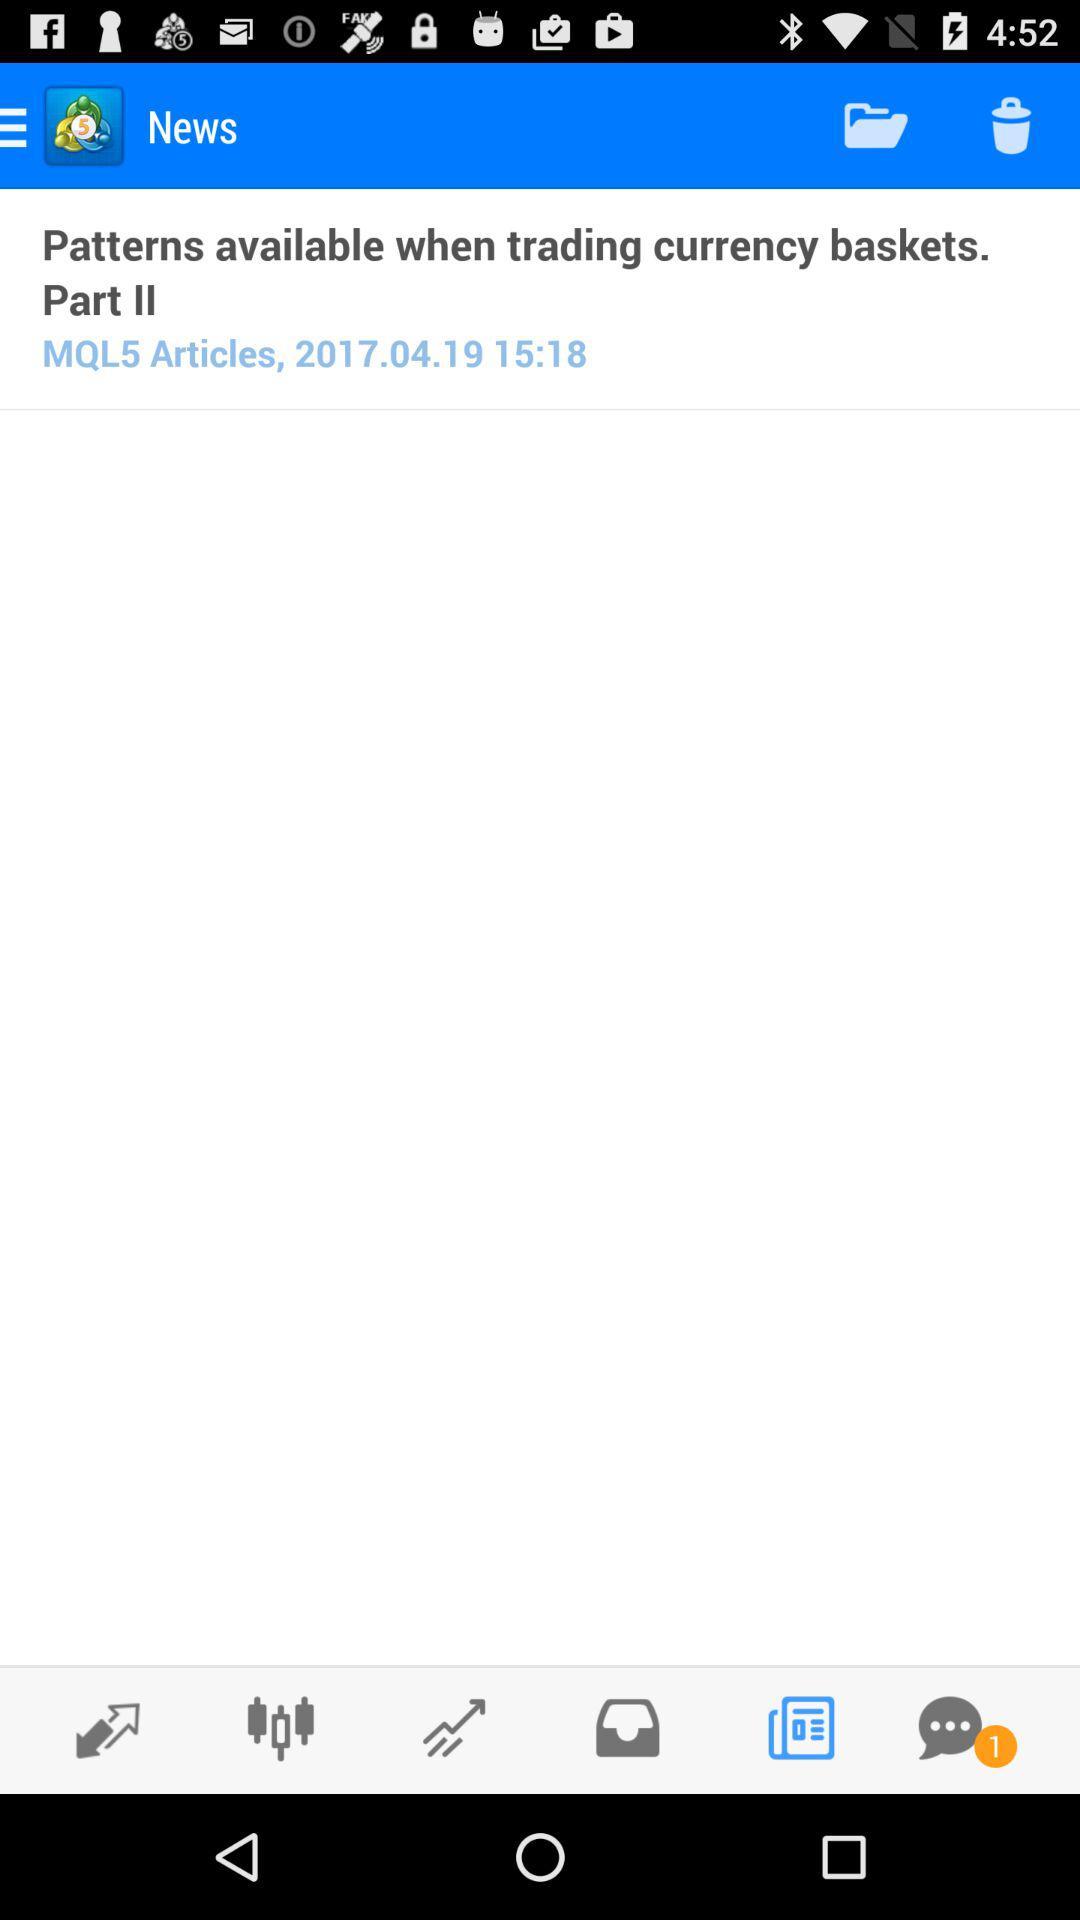 The image size is (1080, 1920). Describe the element at coordinates (280, 1848) in the screenshot. I see `the sliders icon` at that location.